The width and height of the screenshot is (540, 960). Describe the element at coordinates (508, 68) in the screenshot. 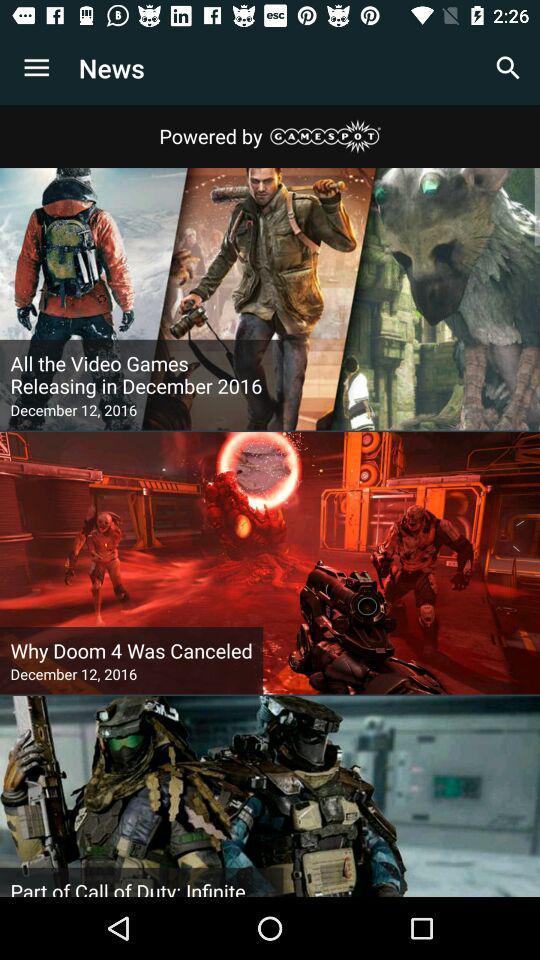

I see `item next to news icon` at that location.